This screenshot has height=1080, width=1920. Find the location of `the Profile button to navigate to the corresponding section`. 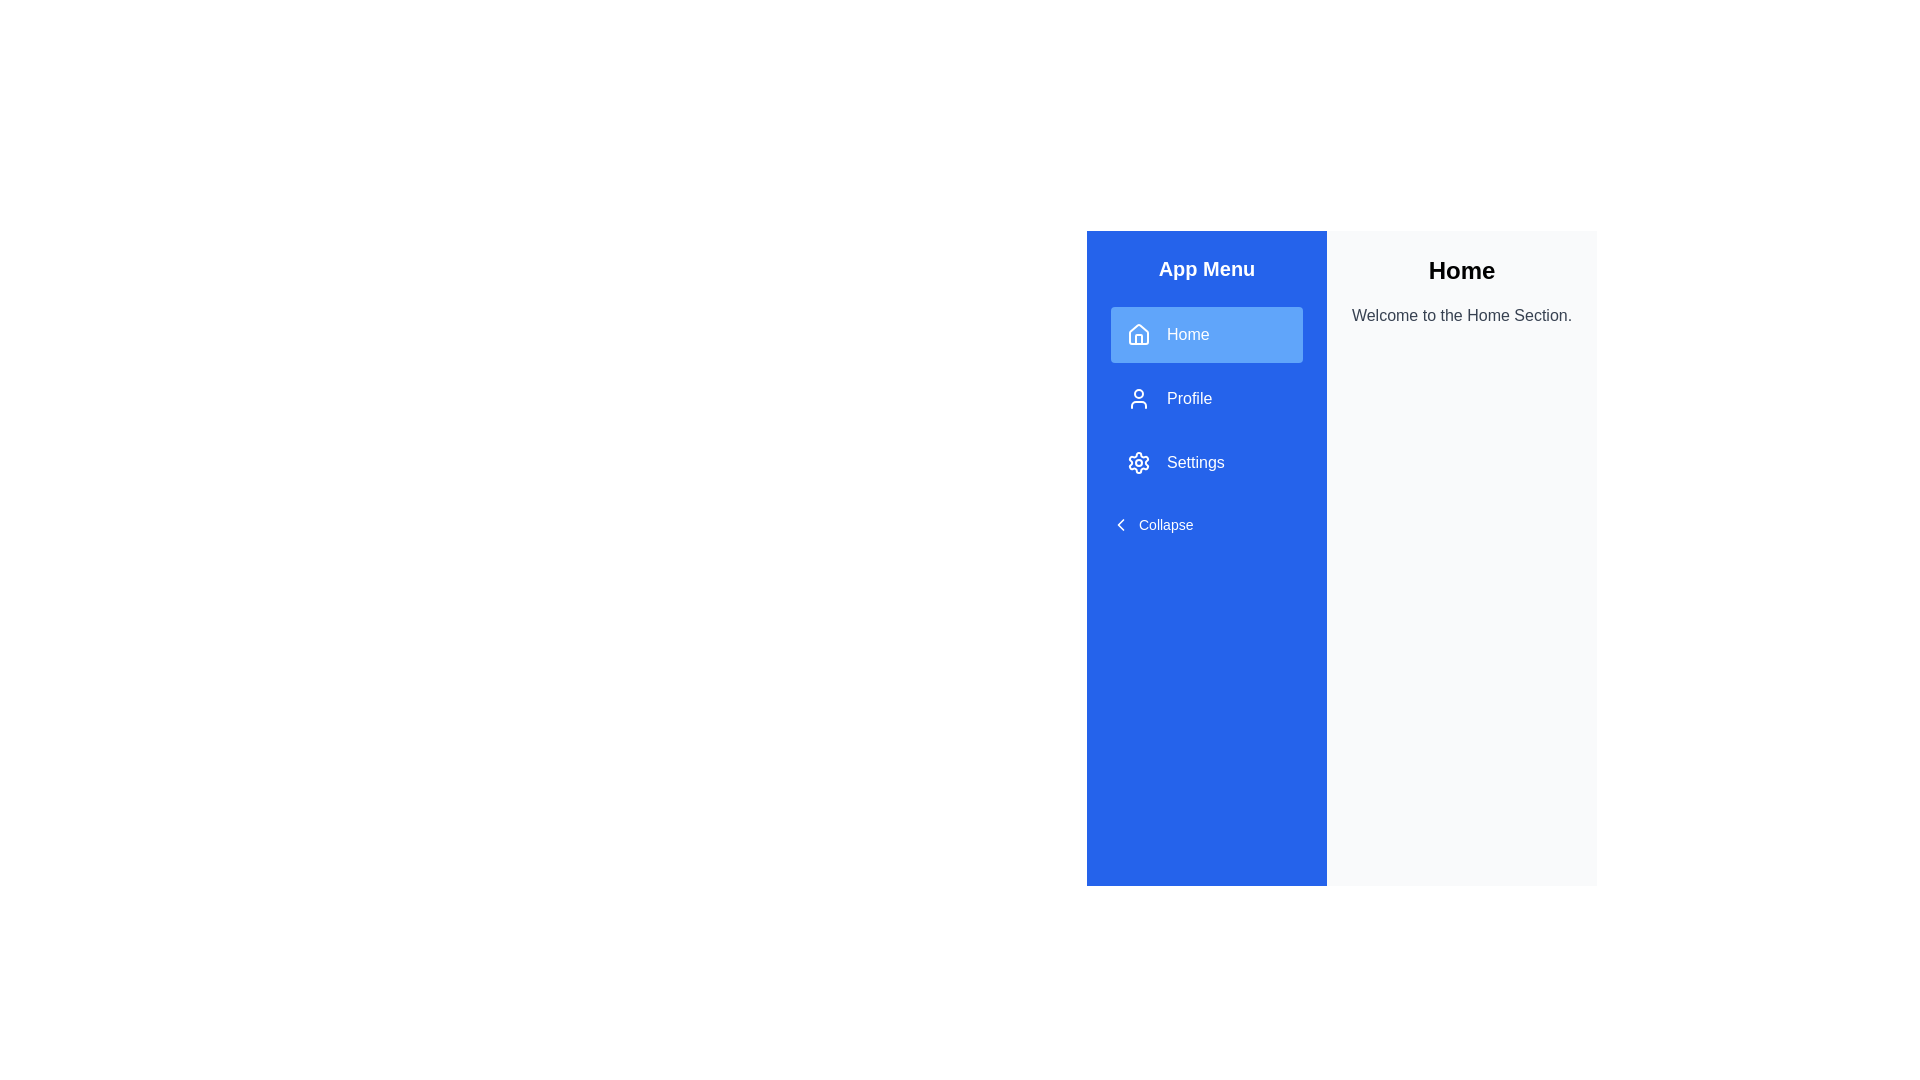

the Profile button to navigate to the corresponding section is located at coordinates (1205, 398).